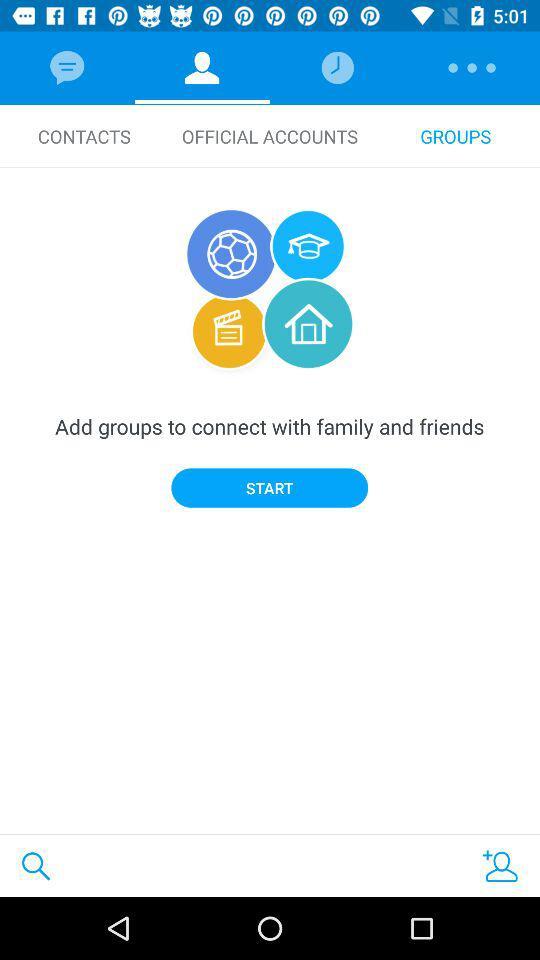 This screenshot has width=540, height=960. Describe the element at coordinates (270, 135) in the screenshot. I see `the item next to the groups` at that location.